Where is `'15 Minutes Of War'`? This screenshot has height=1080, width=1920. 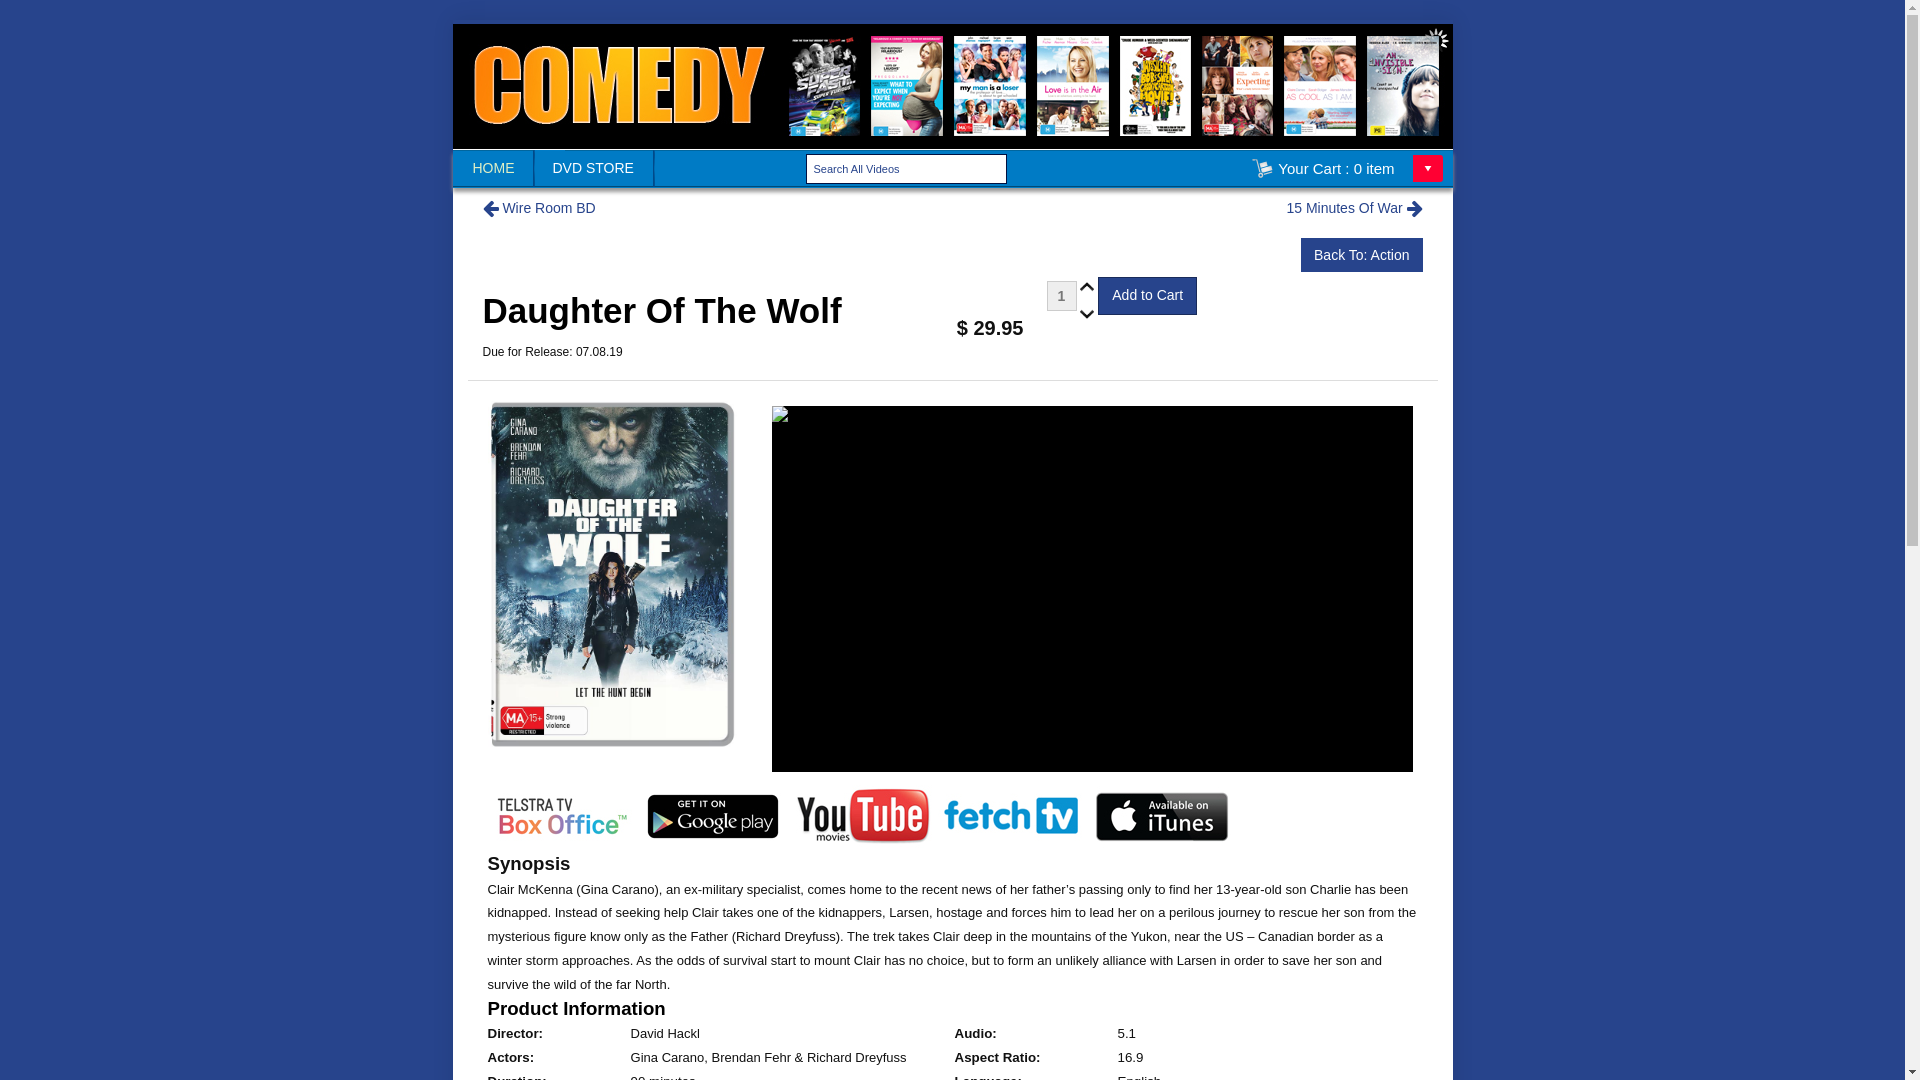 '15 Minutes Of War' is located at coordinates (1353, 208).